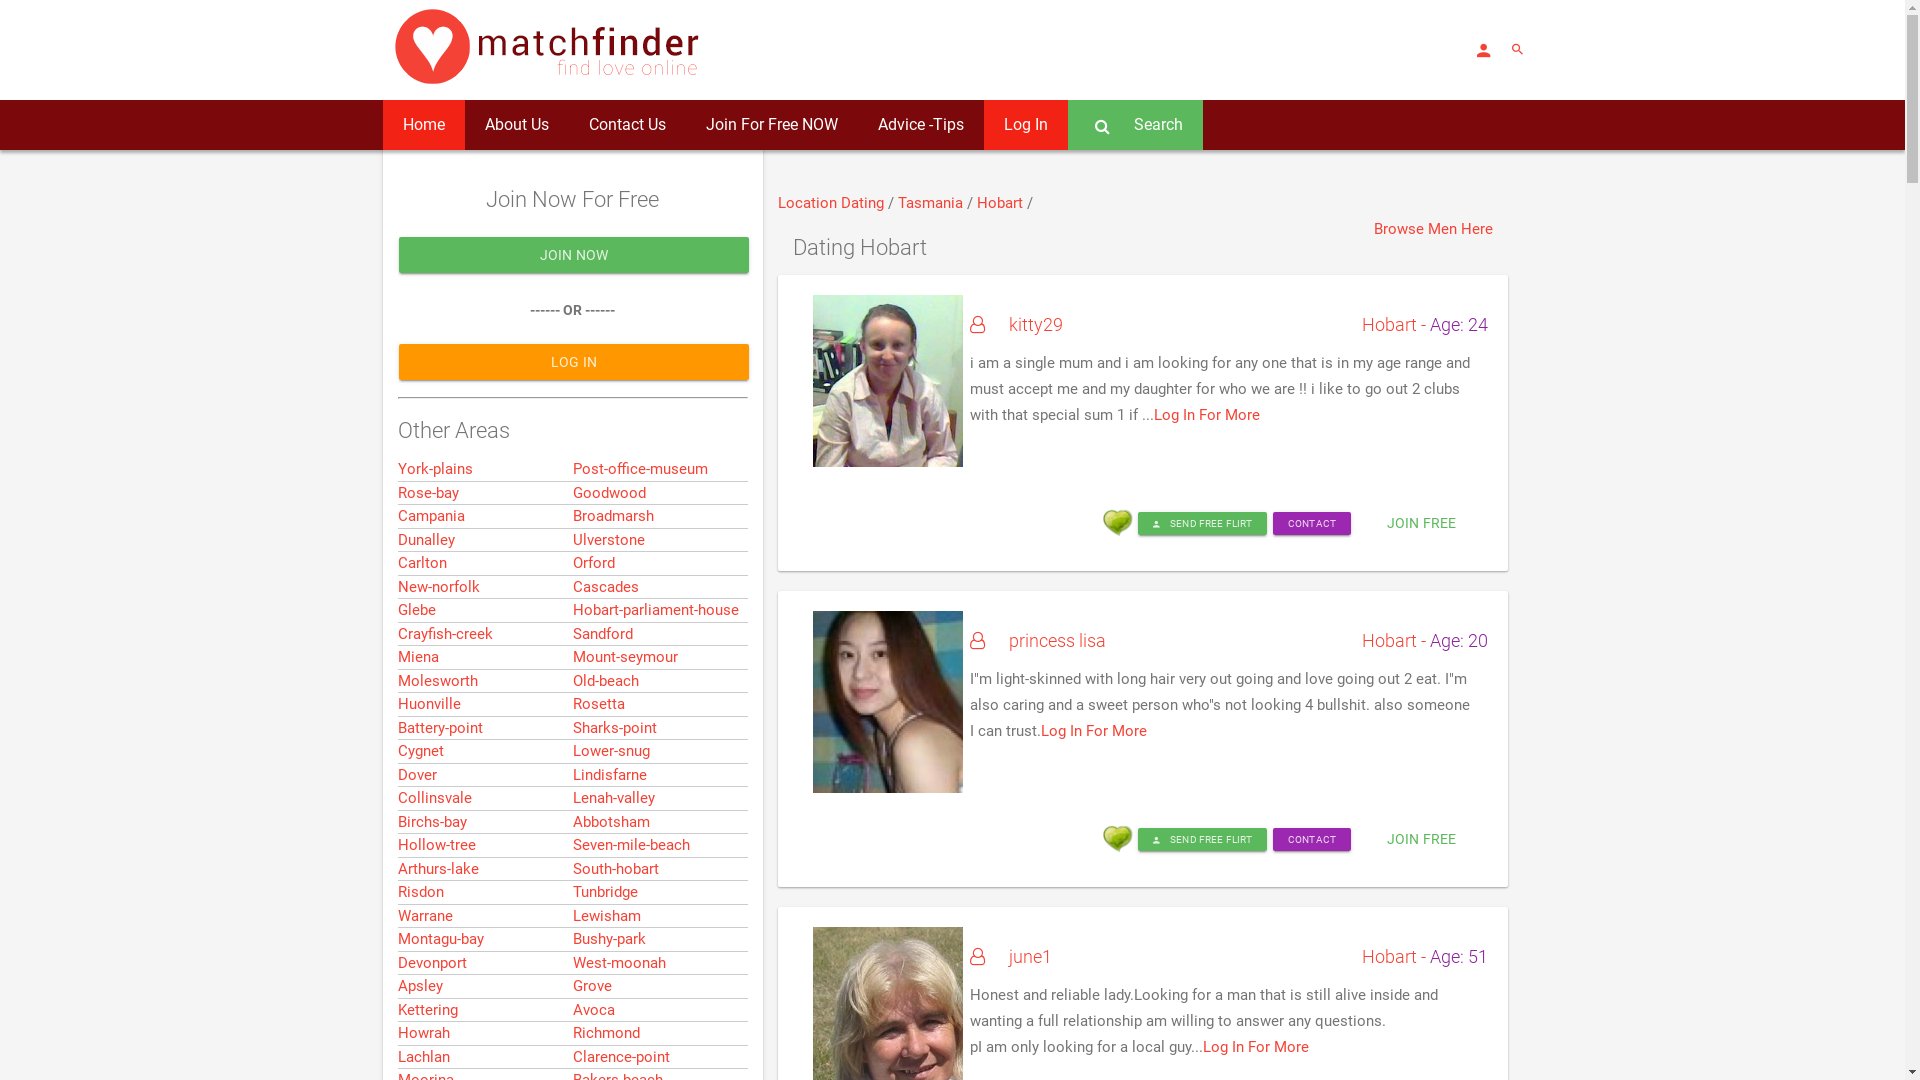 Image resolution: width=1920 pixels, height=1080 pixels. Describe the element at coordinates (398, 493) in the screenshot. I see `'Rose-bay'` at that location.